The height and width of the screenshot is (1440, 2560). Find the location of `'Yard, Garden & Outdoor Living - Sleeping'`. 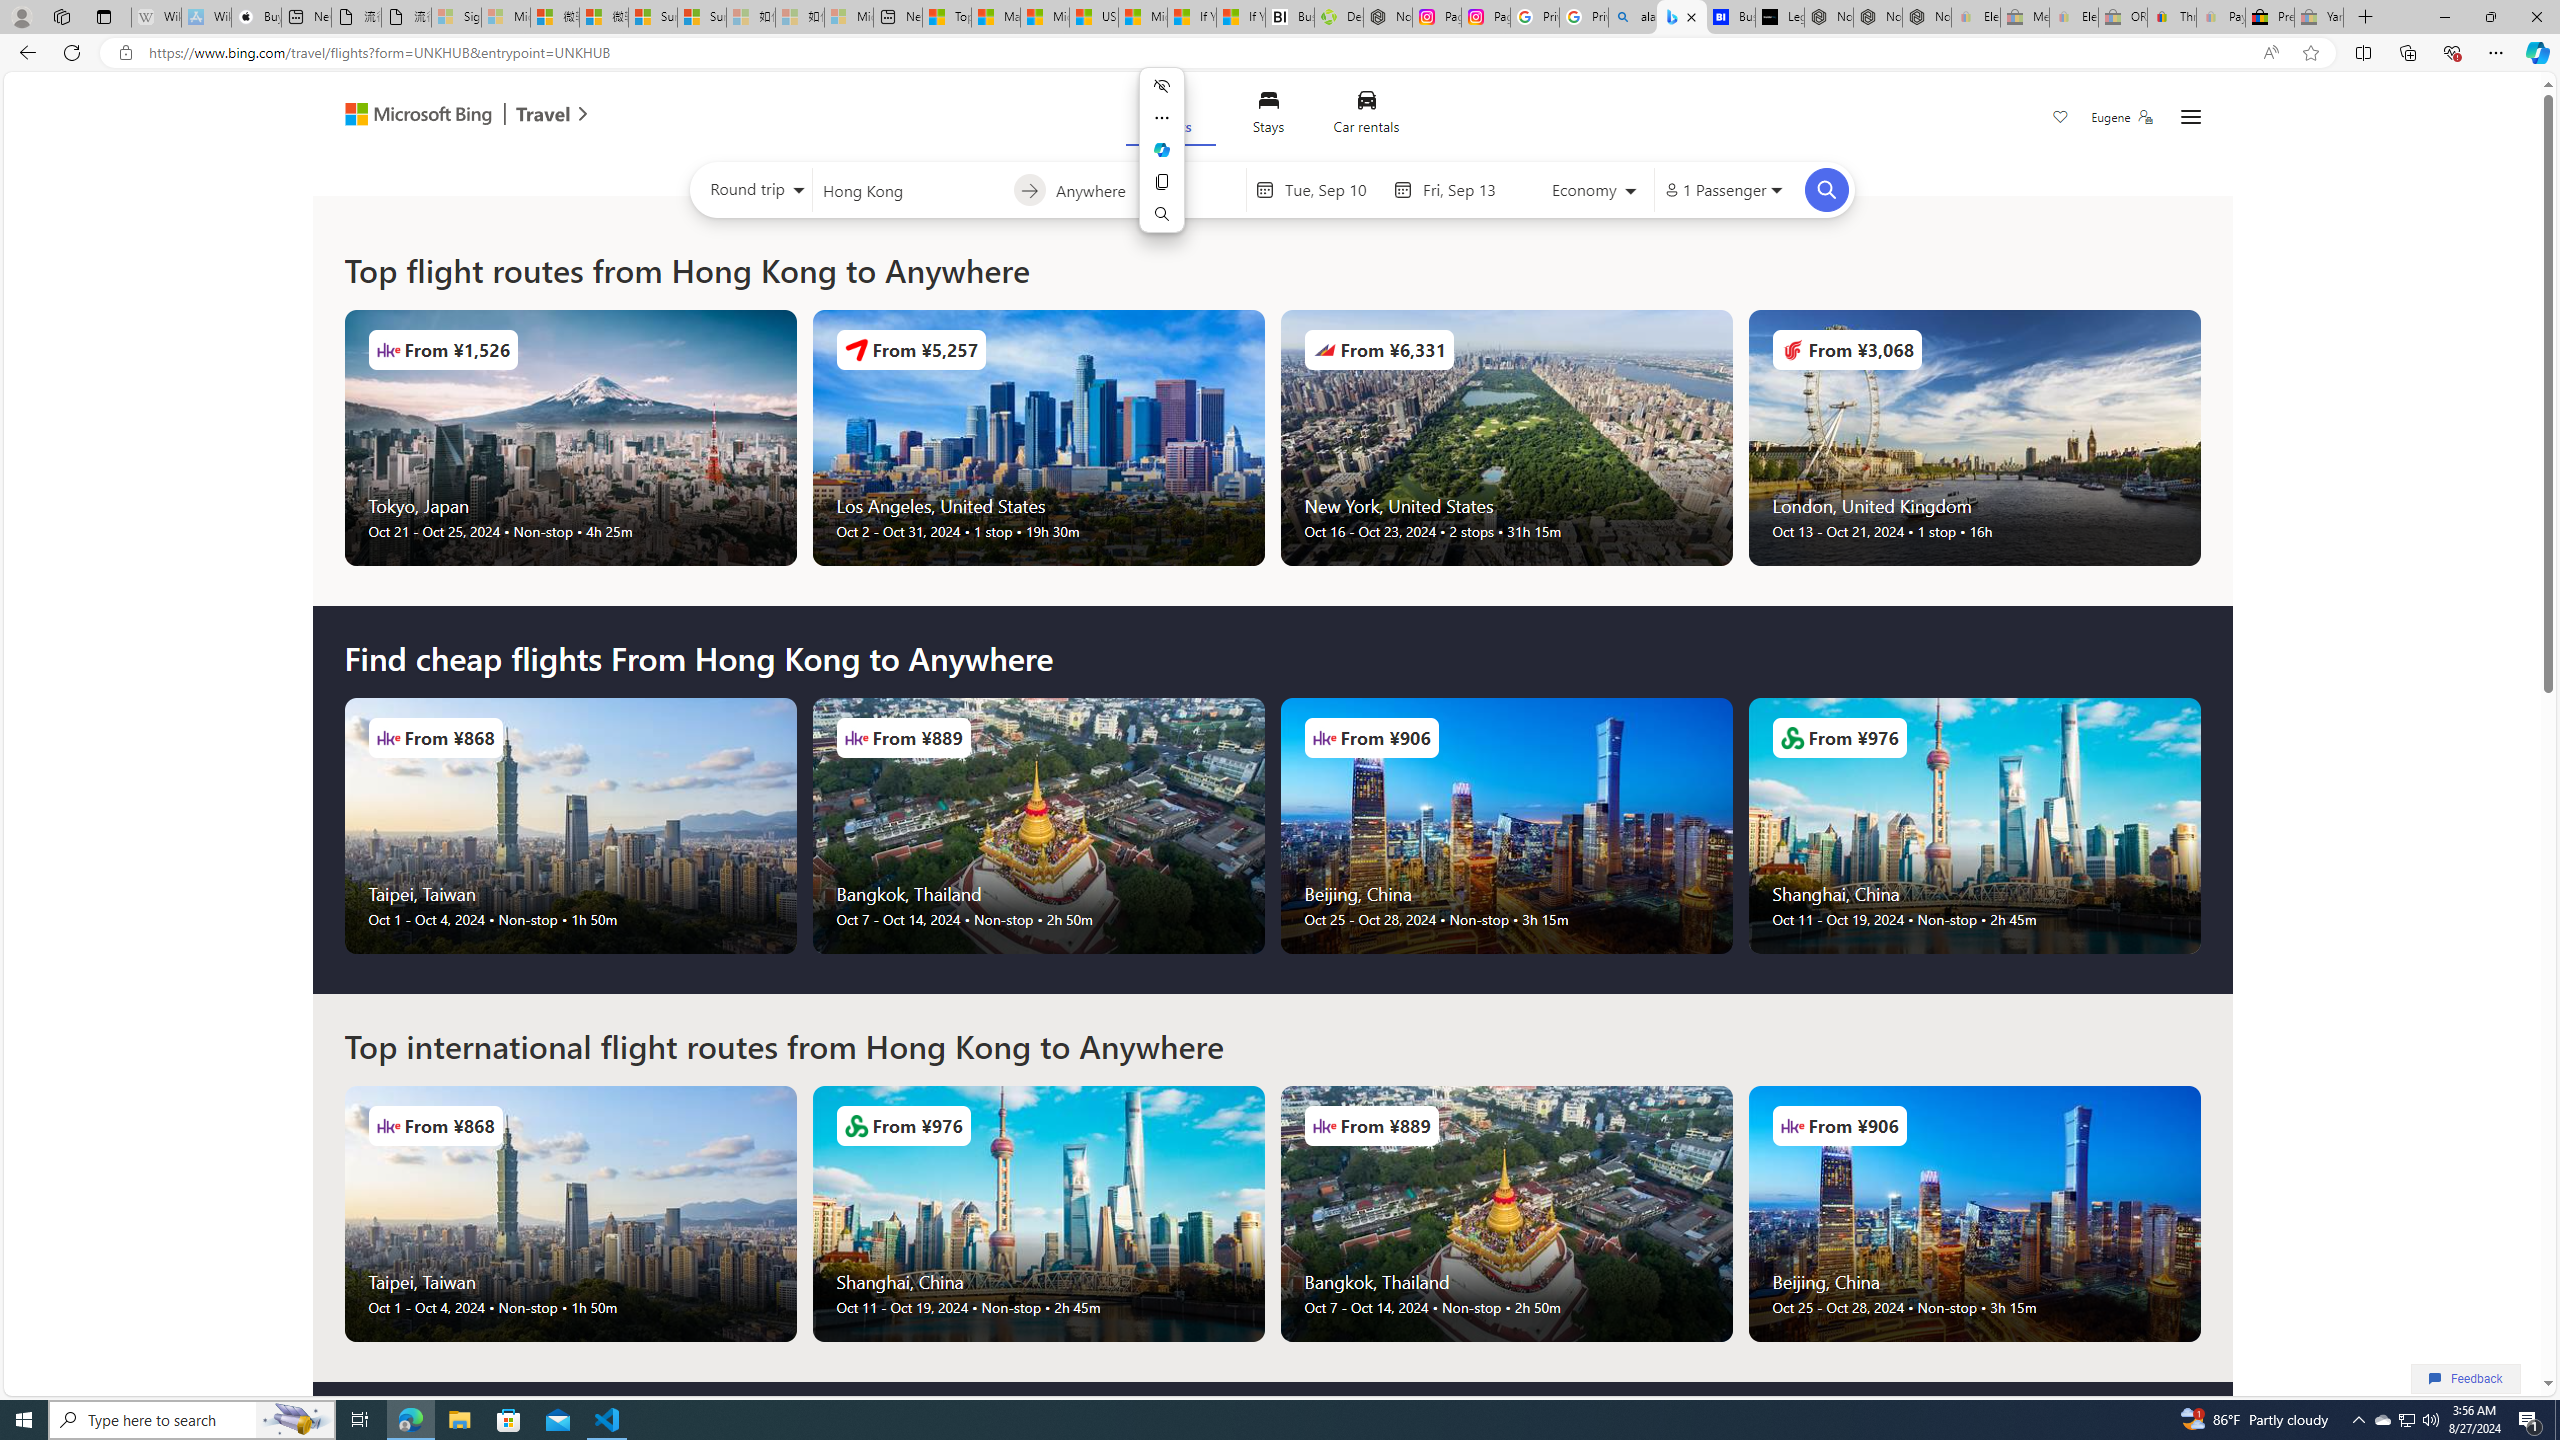

'Yard, Garden & Outdoor Living - Sleeping' is located at coordinates (2319, 16).